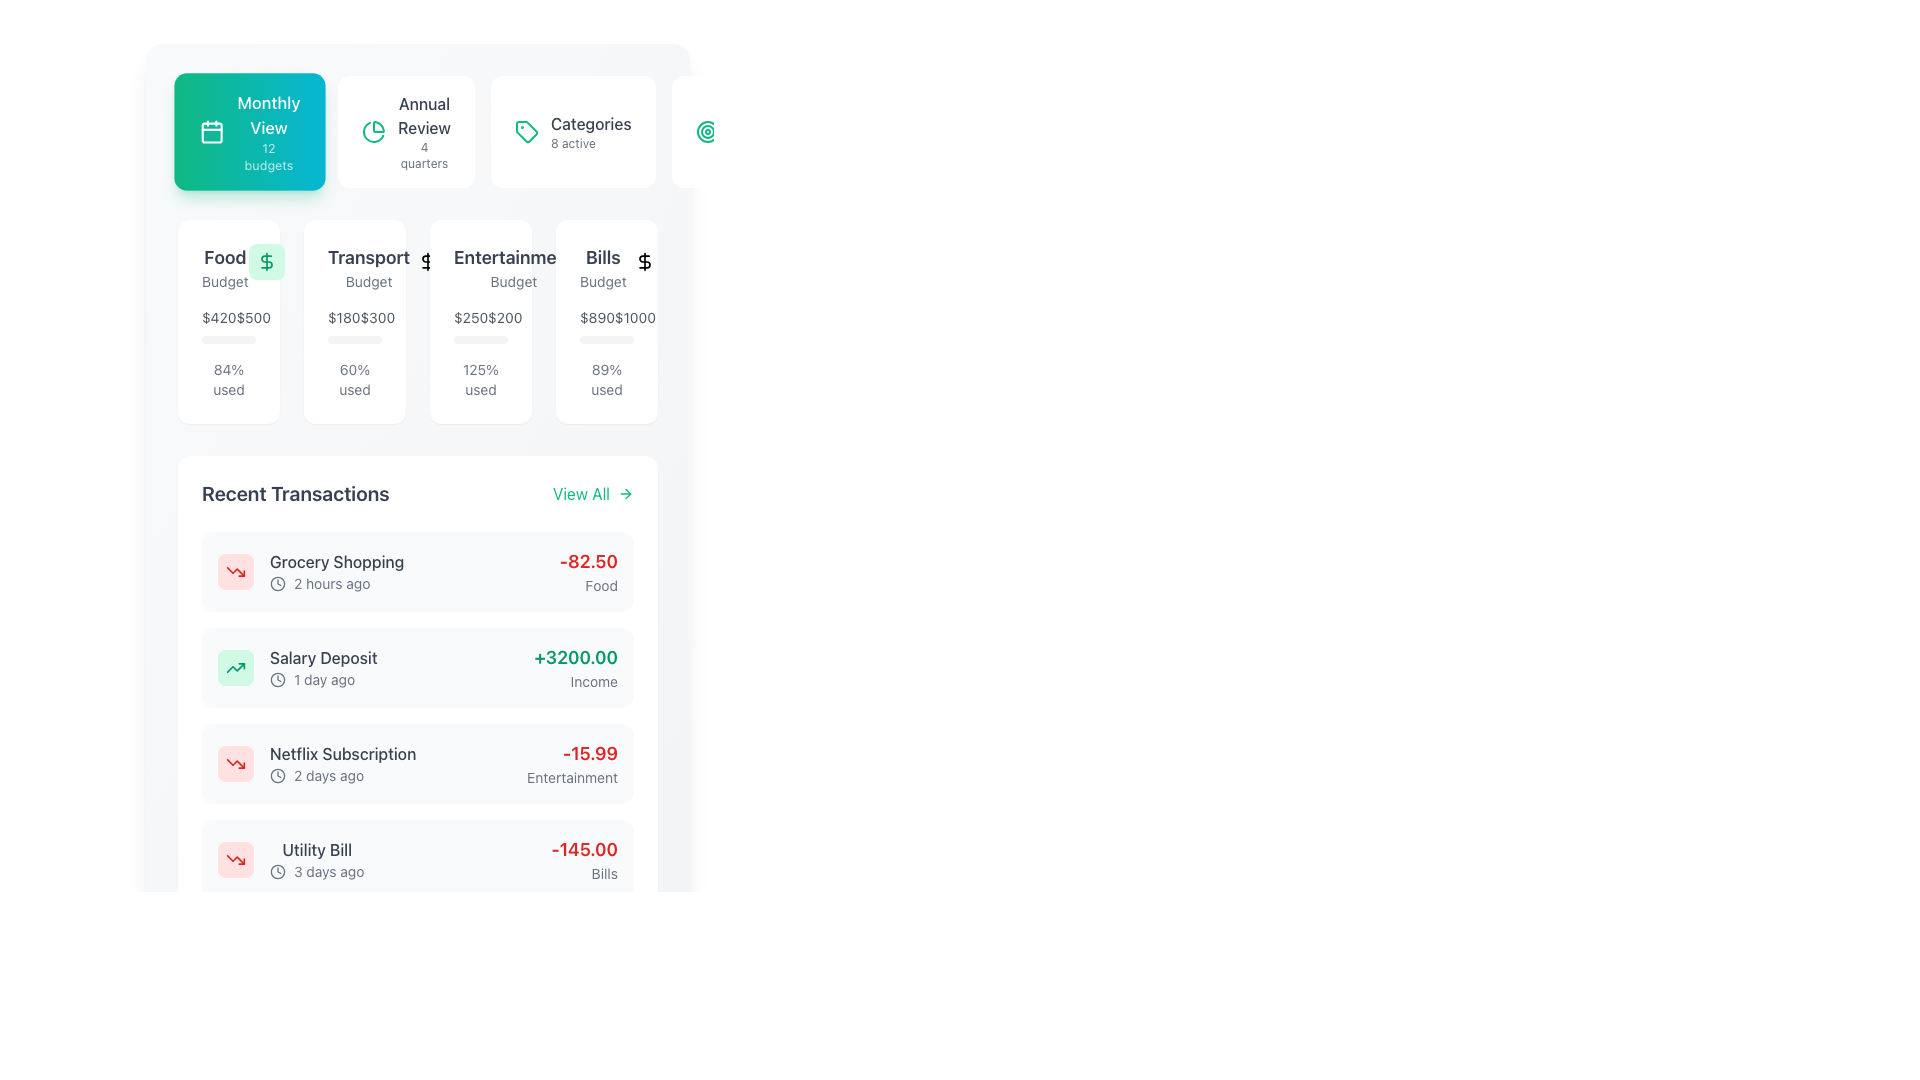 This screenshot has height=1080, width=1920. Describe the element at coordinates (416, 859) in the screenshot. I see `the fourth transaction entry in the 'Recent Transactions' section` at that location.